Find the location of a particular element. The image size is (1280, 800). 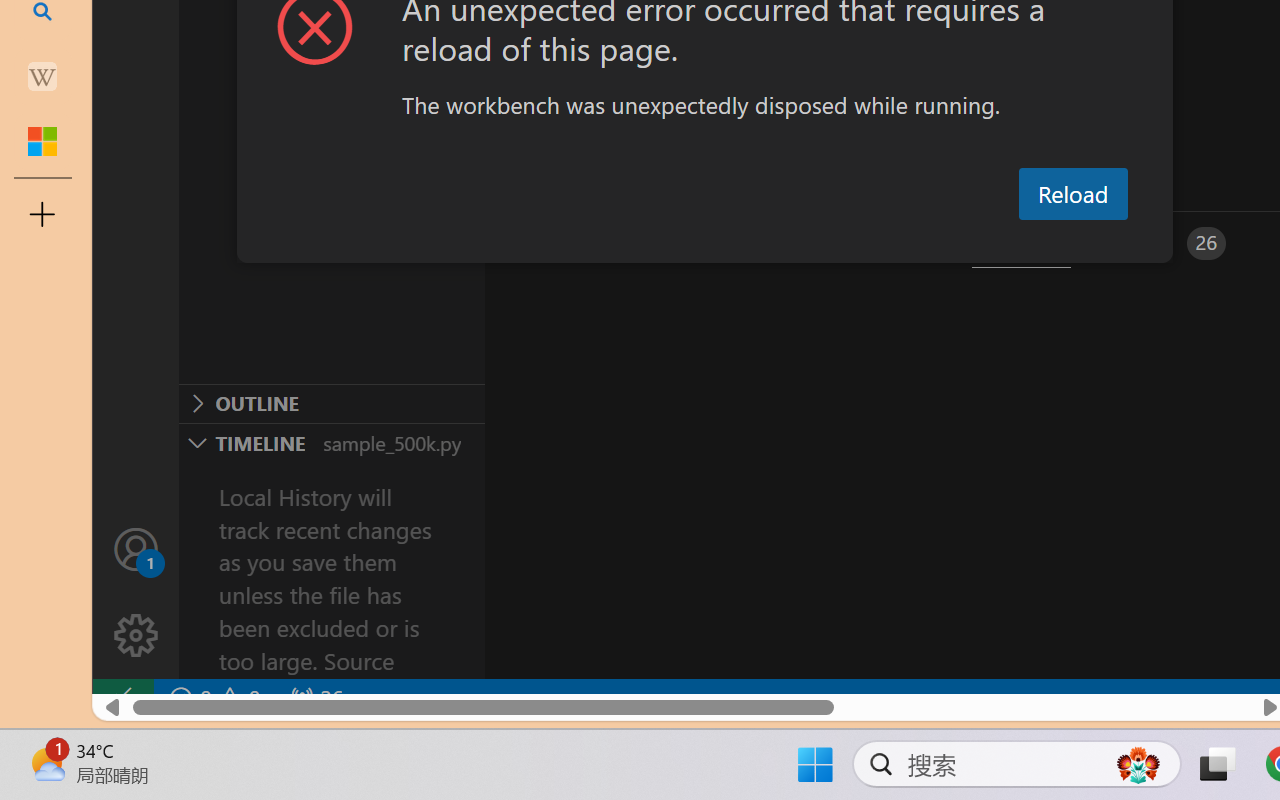

'remote' is located at coordinates (121, 698).